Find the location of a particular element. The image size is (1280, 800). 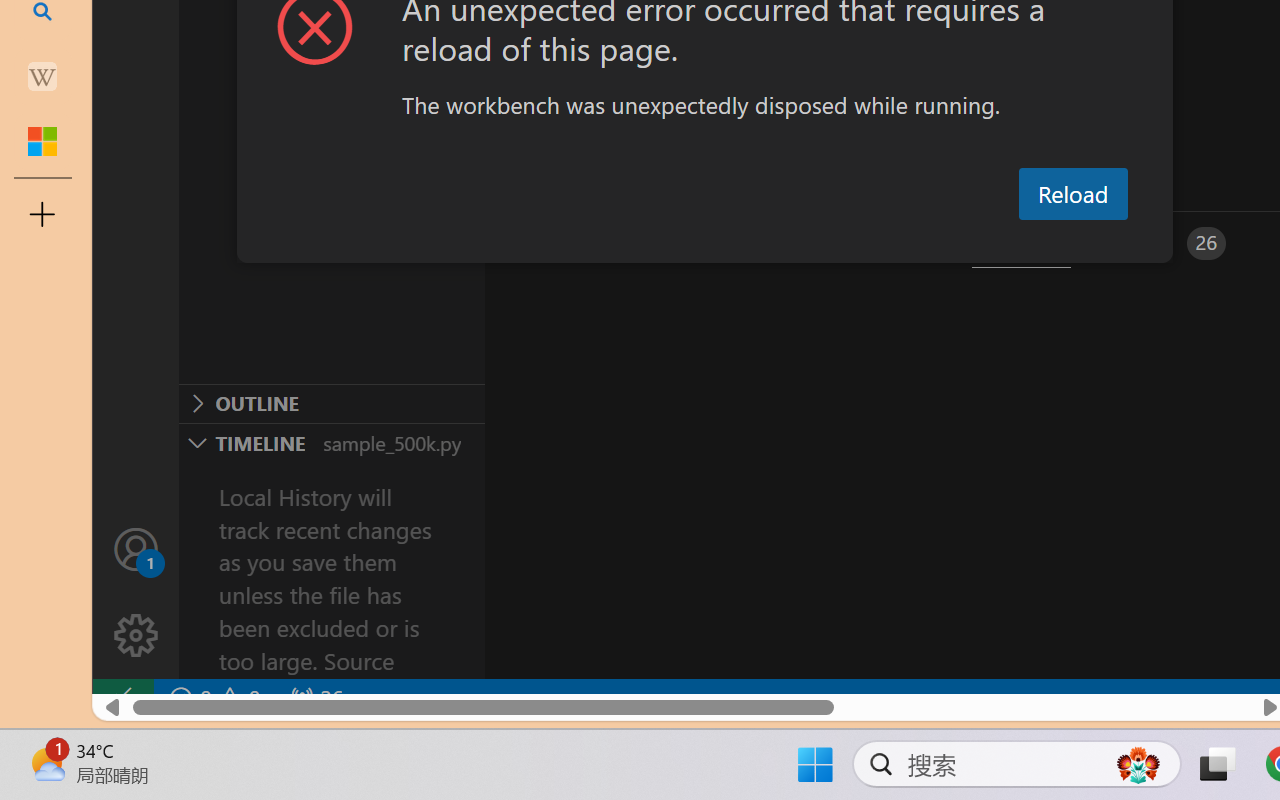

'remote' is located at coordinates (121, 698).